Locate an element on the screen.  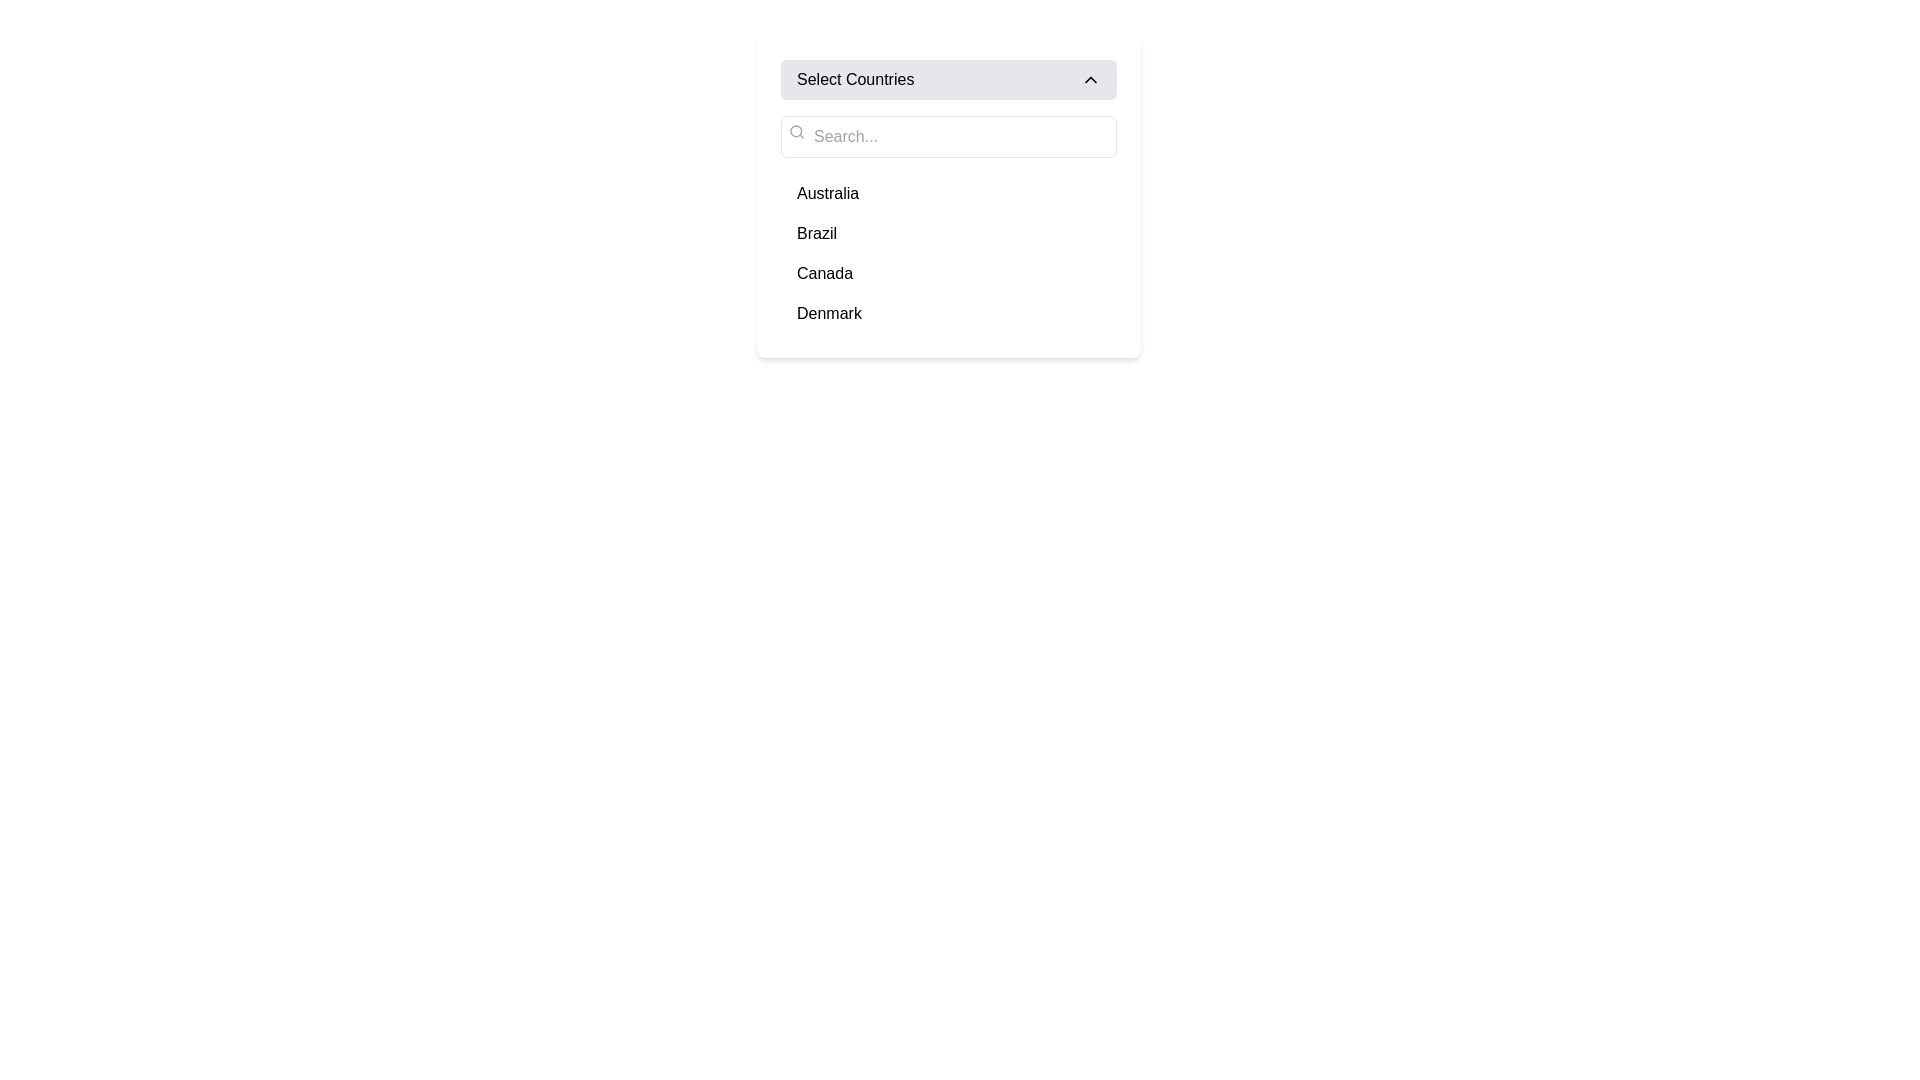
the decorative SVG circle that represents the search functionality in the input field aligned with the placeholder text 'Search...' is located at coordinates (795, 131).